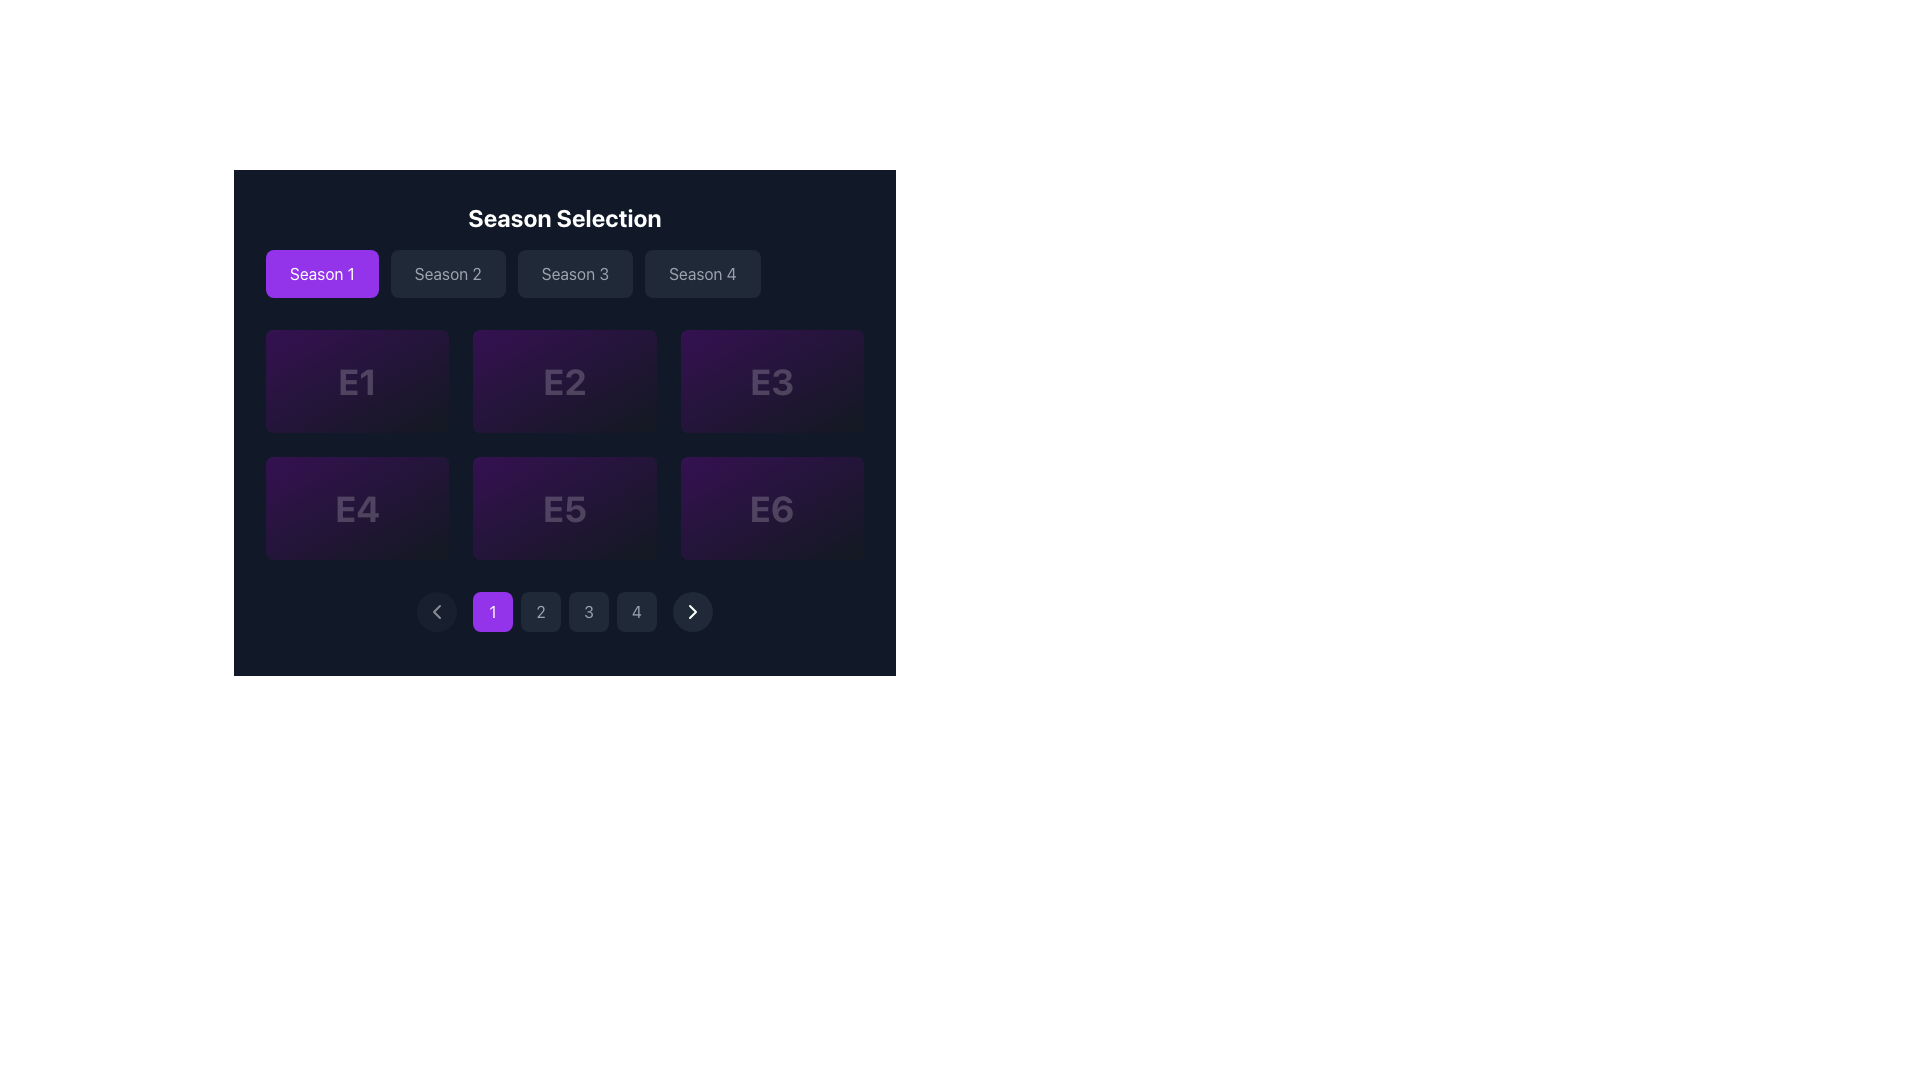 This screenshot has height=1080, width=1920. What do you see at coordinates (493, 611) in the screenshot?
I see `the circular pagination button displaying the numeral '1' on a vibrant purple background` at bounding box center [493, 611].